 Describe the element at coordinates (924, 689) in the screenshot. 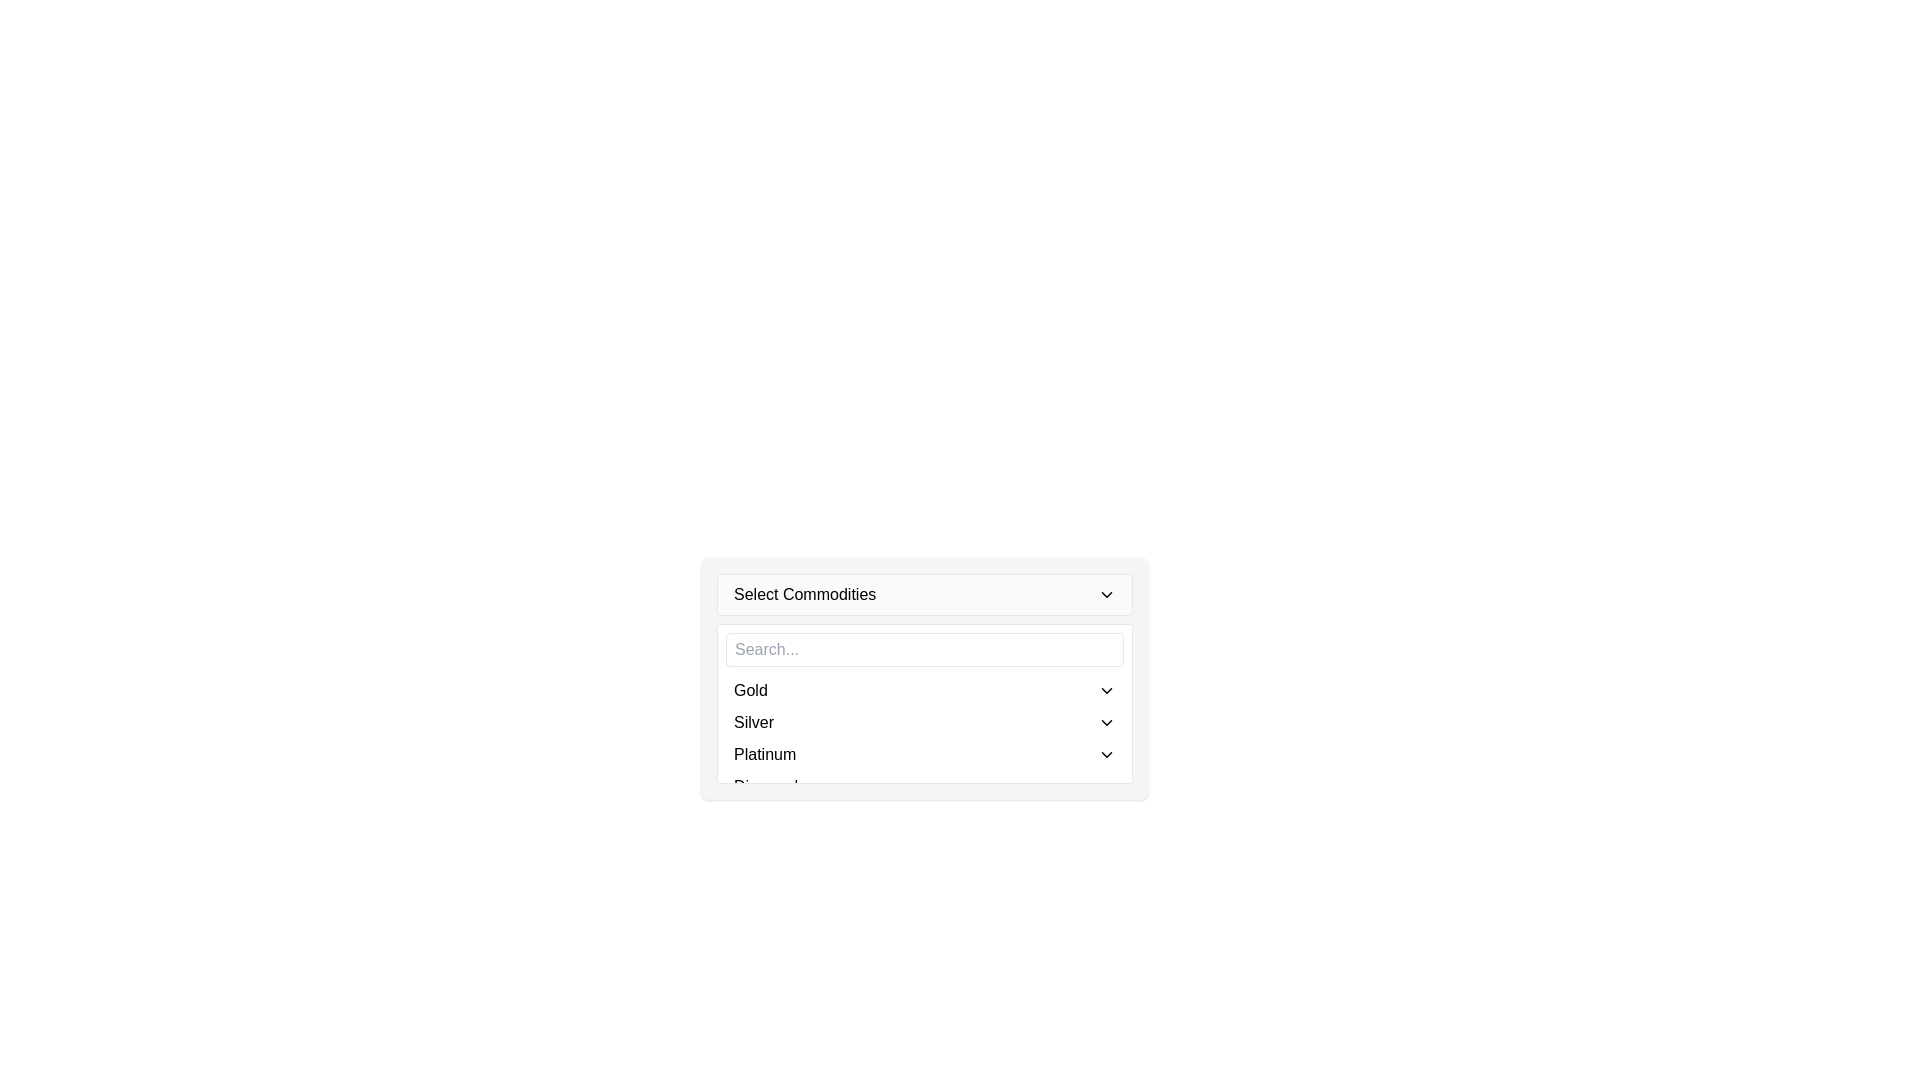

I see `the first item in the dropdown menu labeled 'Gold'` at that location.